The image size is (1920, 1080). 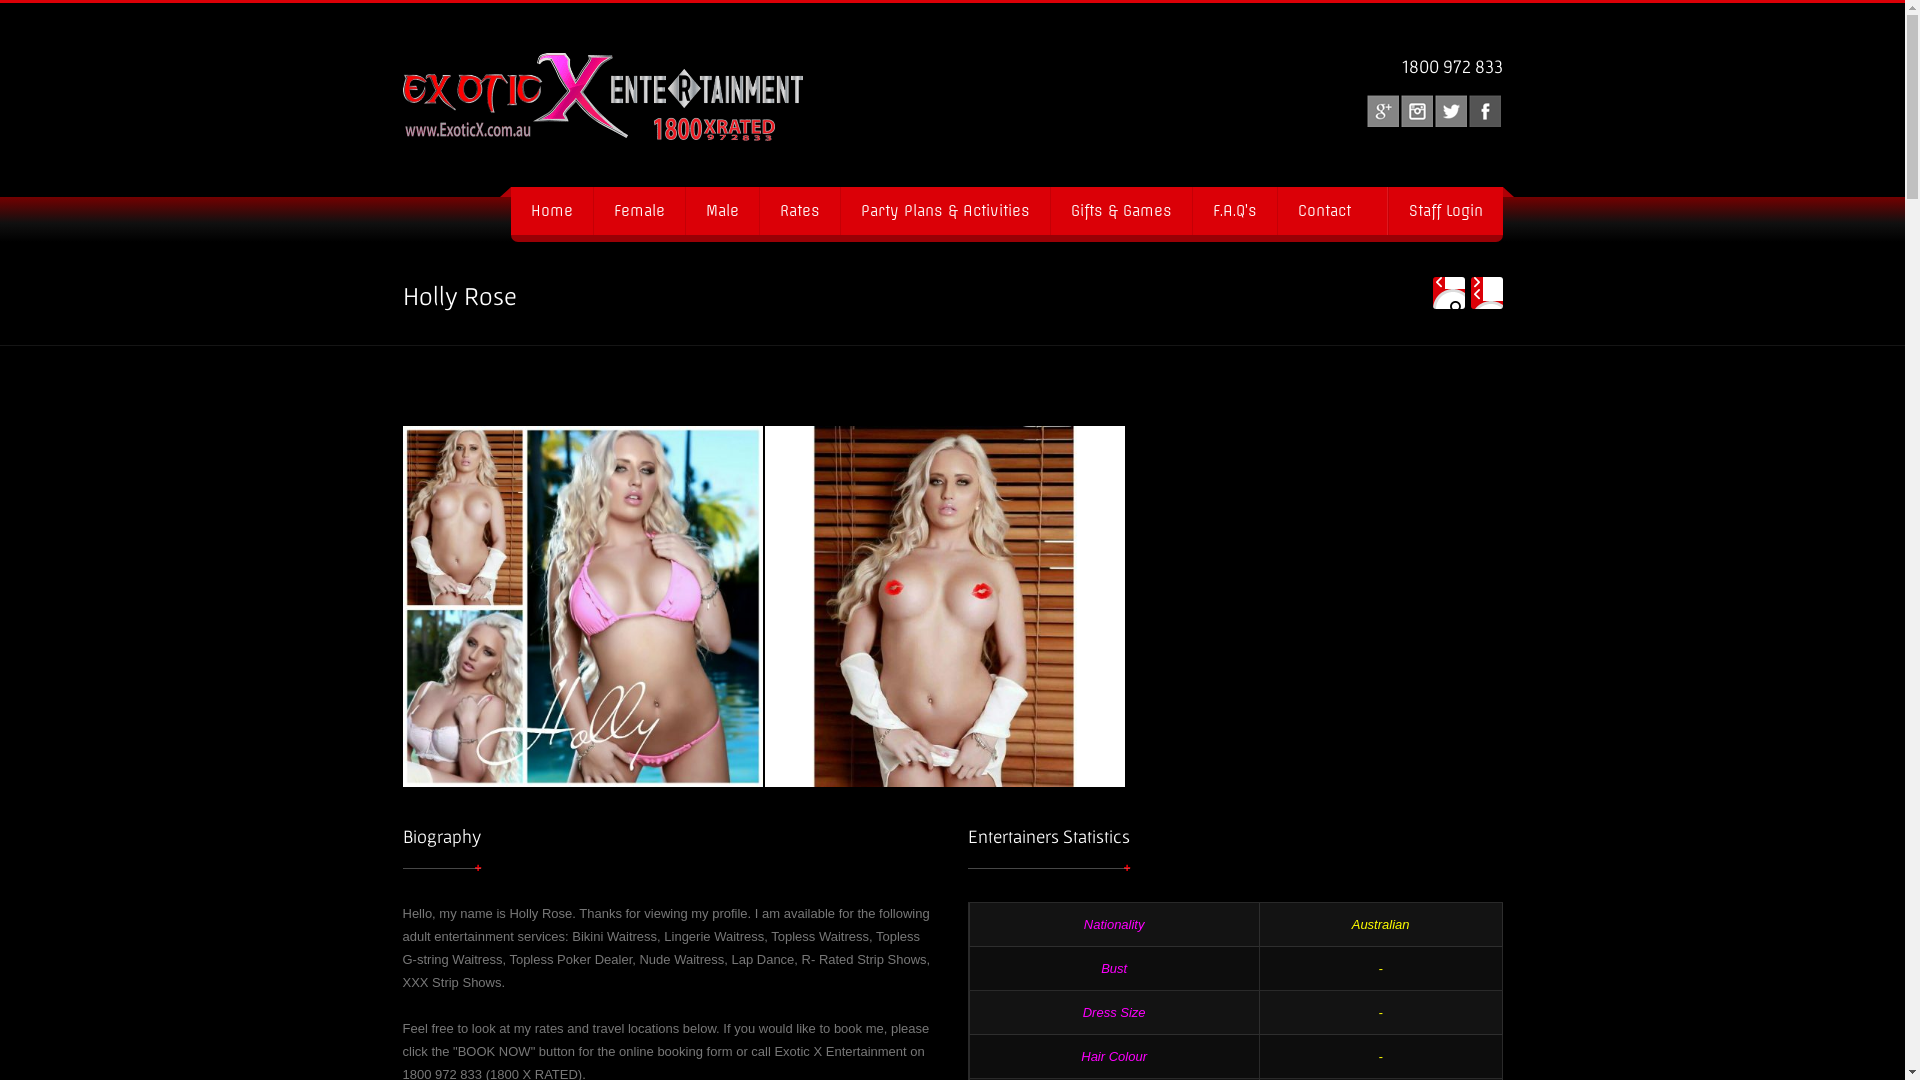 What do you see at coordinates (551, 211) in the screenshot?
I see `'Home'` at bounding box center [551, 211].